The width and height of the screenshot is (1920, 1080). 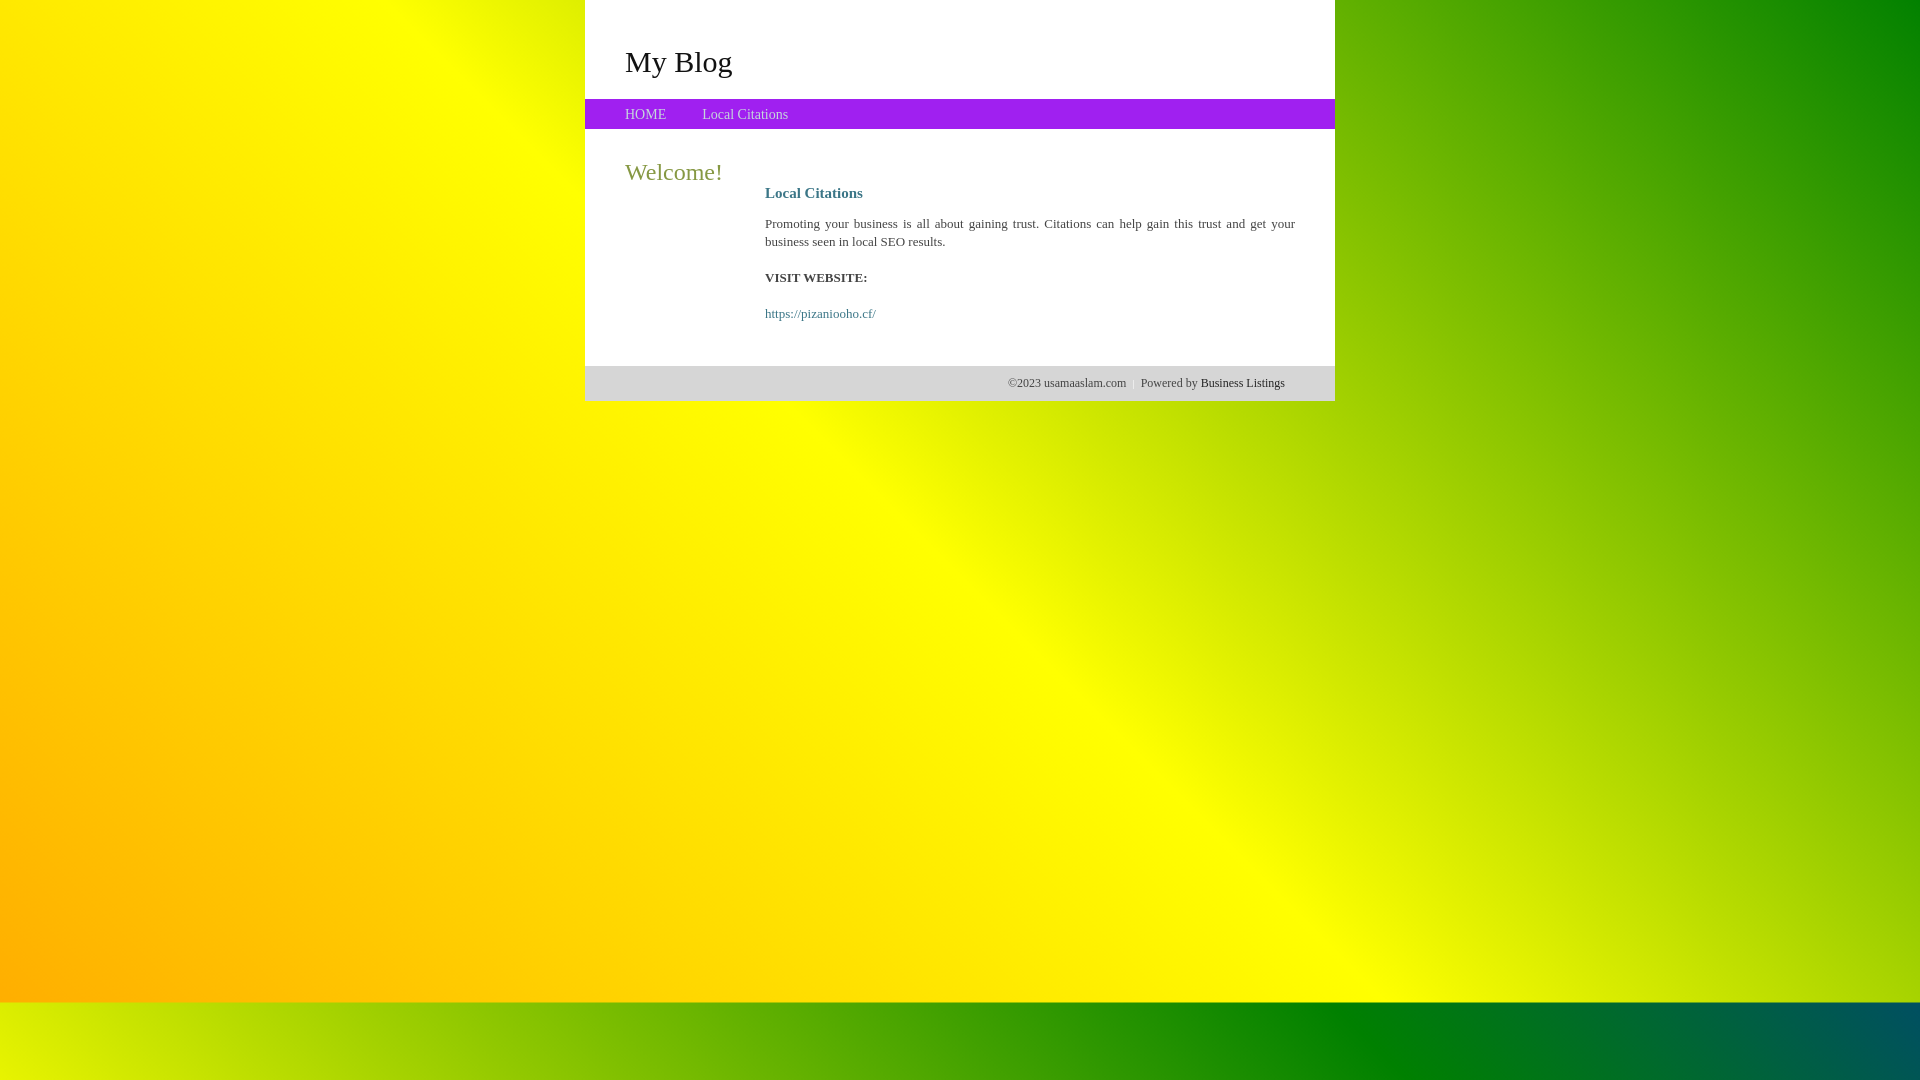 I want to click on 'https://pizaniooho.cf/', so click(x=820, y=313).